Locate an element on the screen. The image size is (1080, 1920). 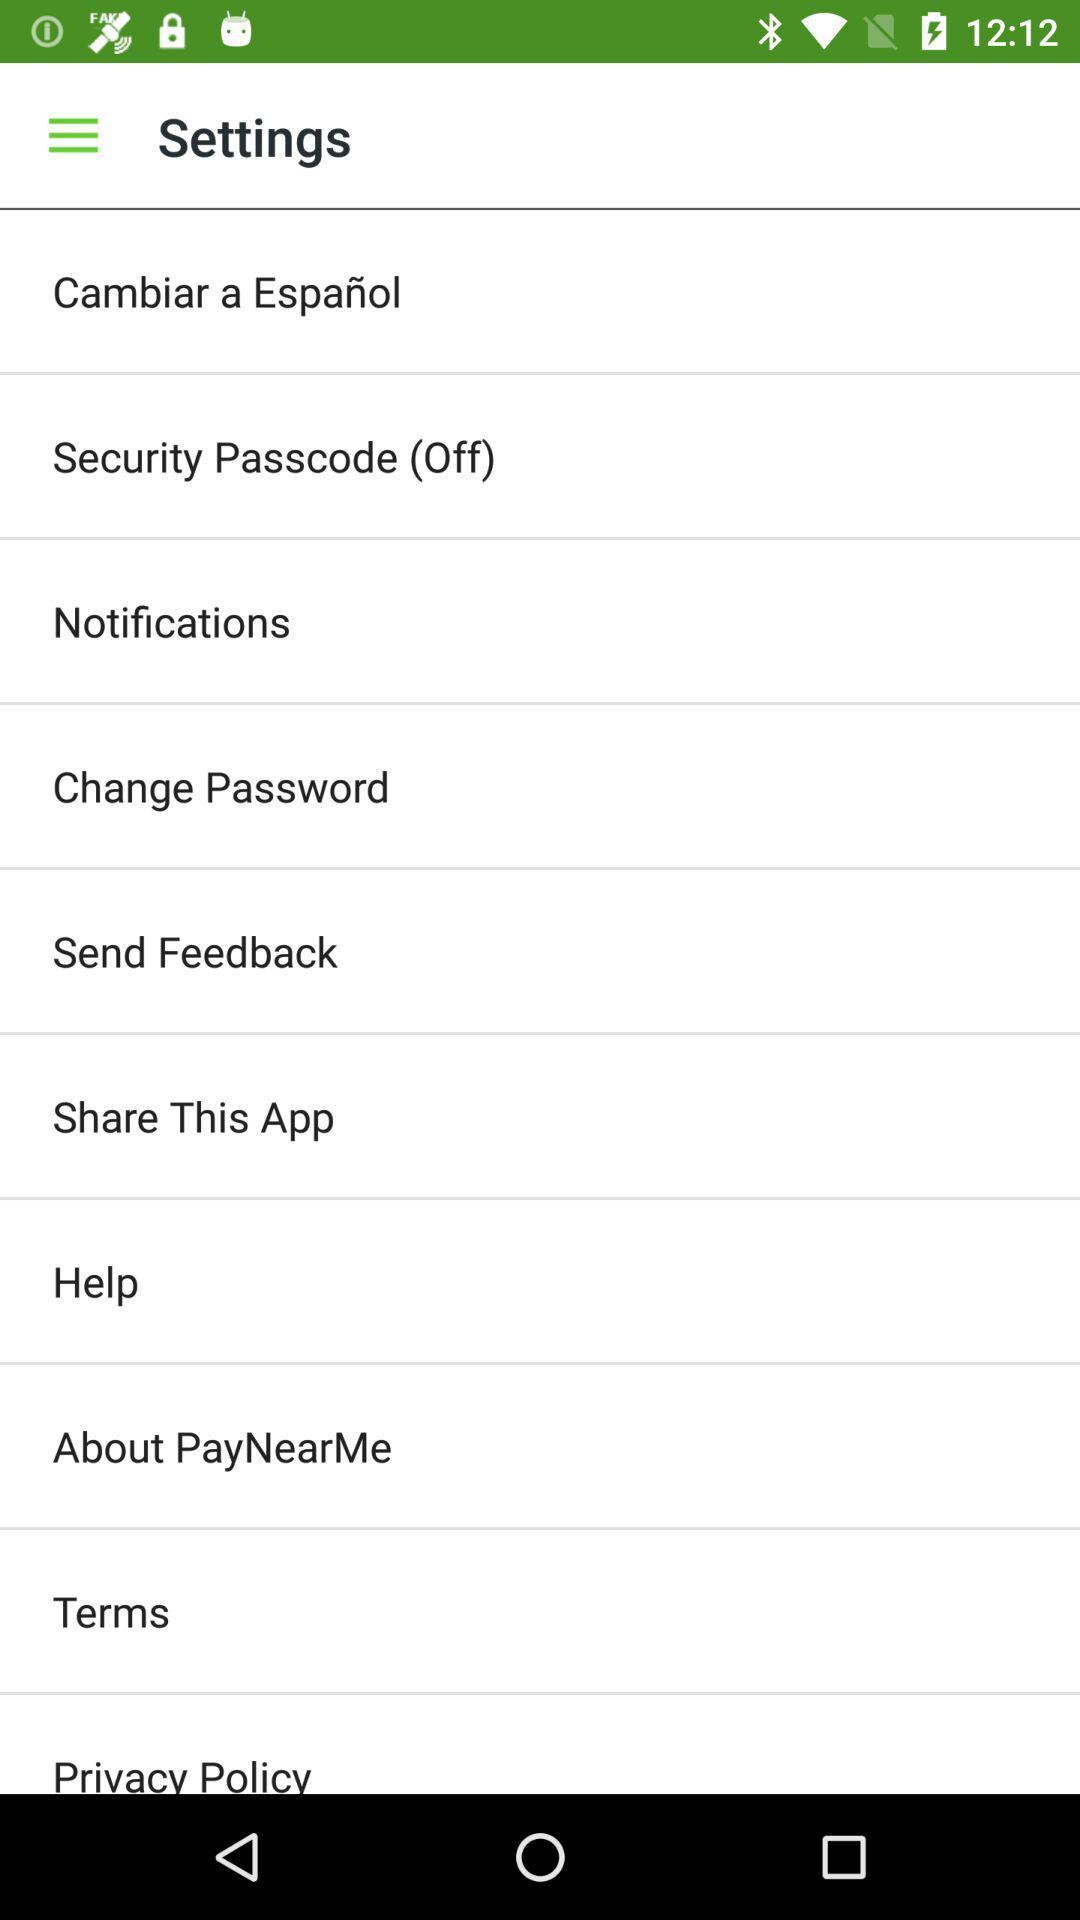
the icon above the notifications is located at coordinates (540, 455).